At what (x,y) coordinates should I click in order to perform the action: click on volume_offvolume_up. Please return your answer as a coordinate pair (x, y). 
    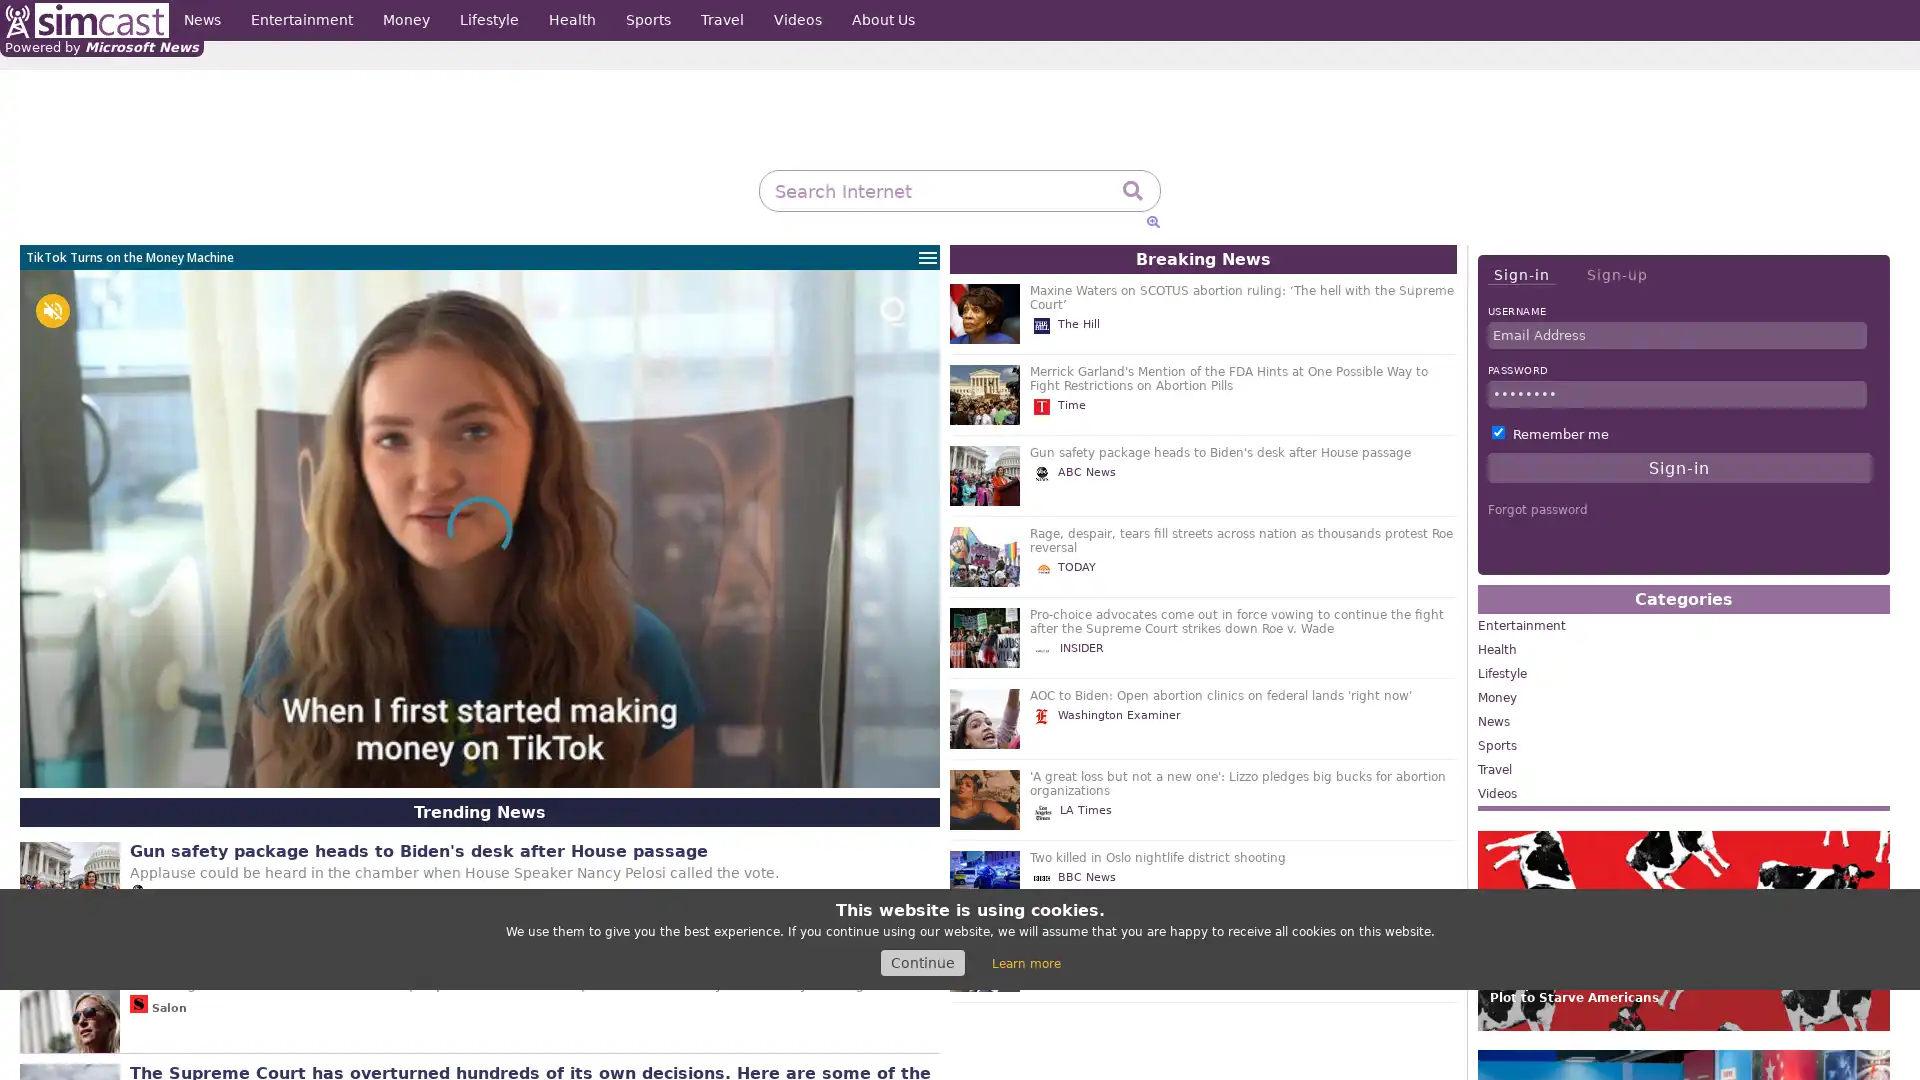
    Looking at the image, I should click on (52, 311).